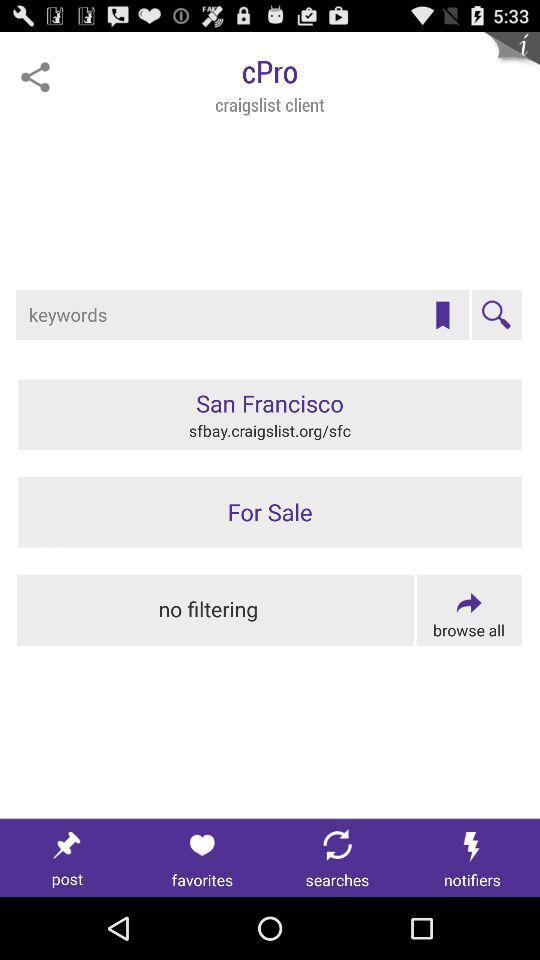 The width and height of the screenshot is (540, 960). I want to click on open information page, so click(511, 58).